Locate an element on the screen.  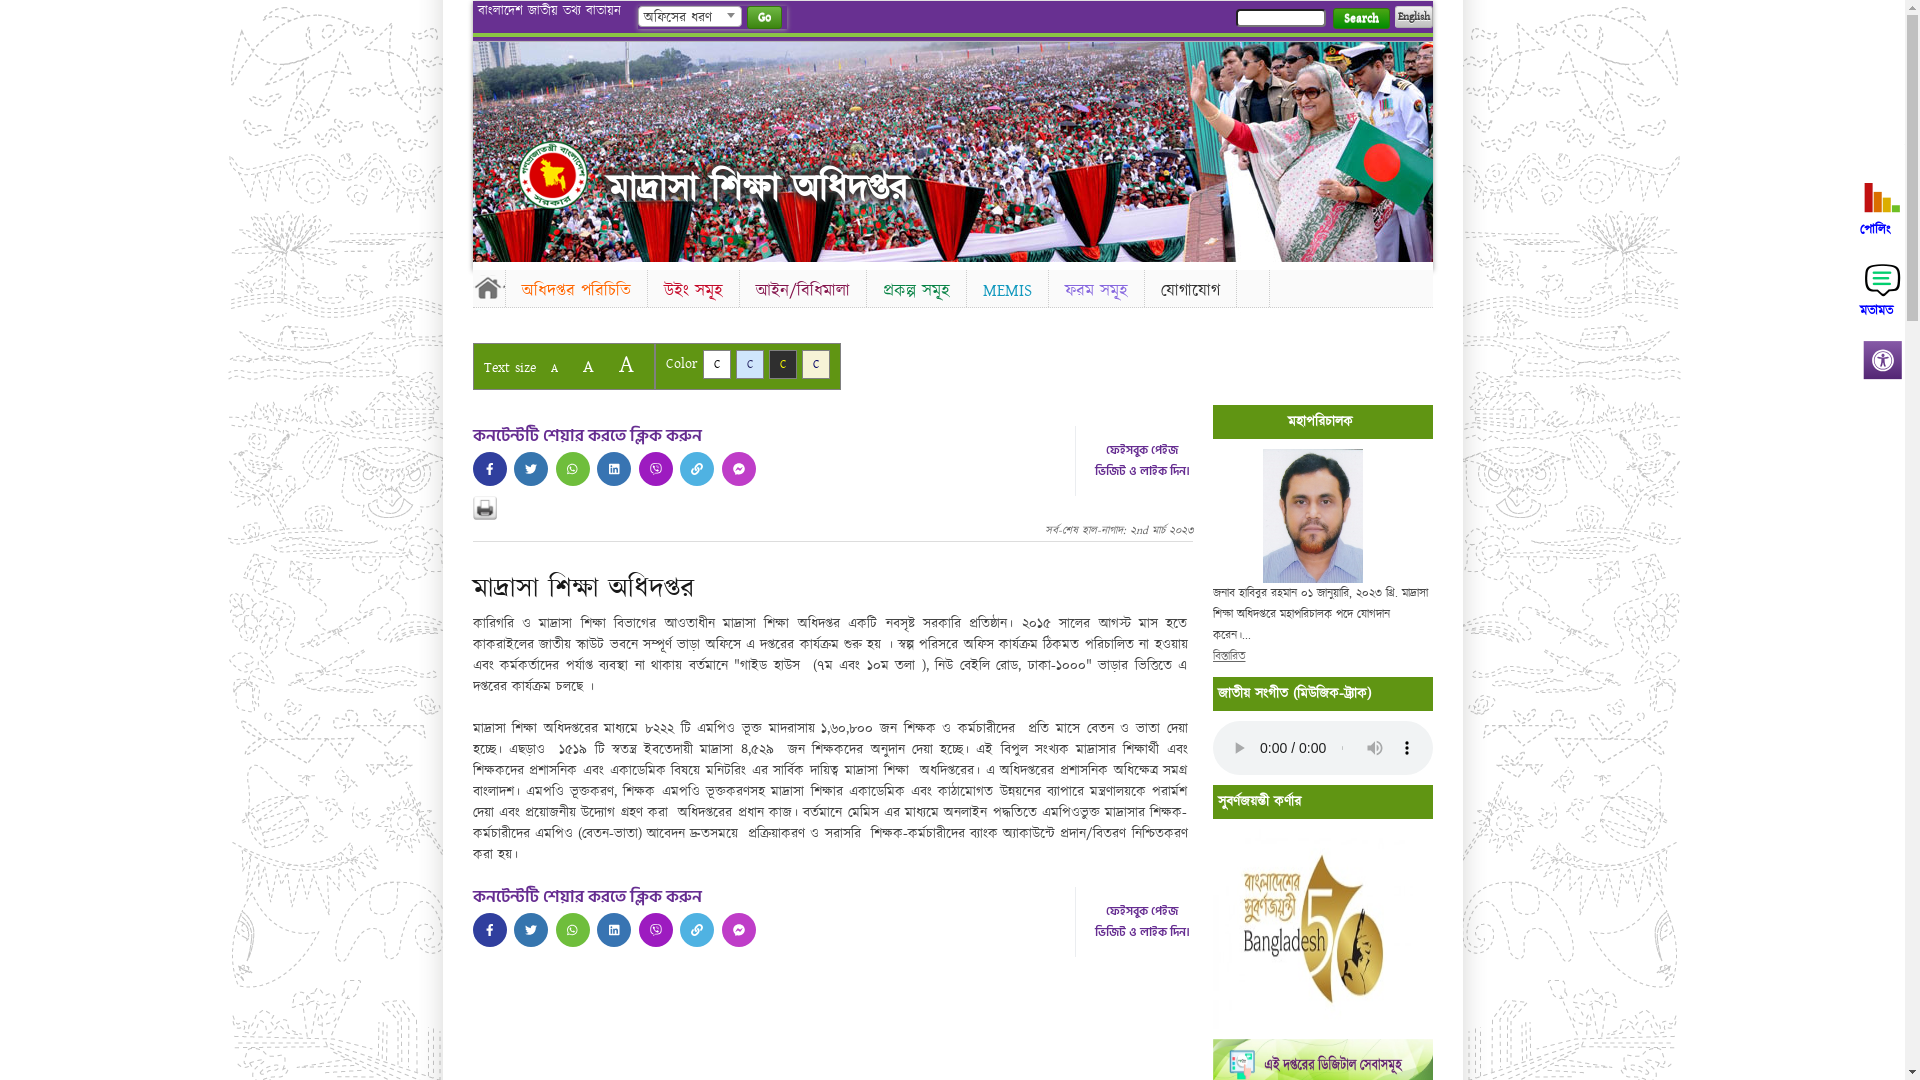
'English' is located at coordinates (1411, 16).